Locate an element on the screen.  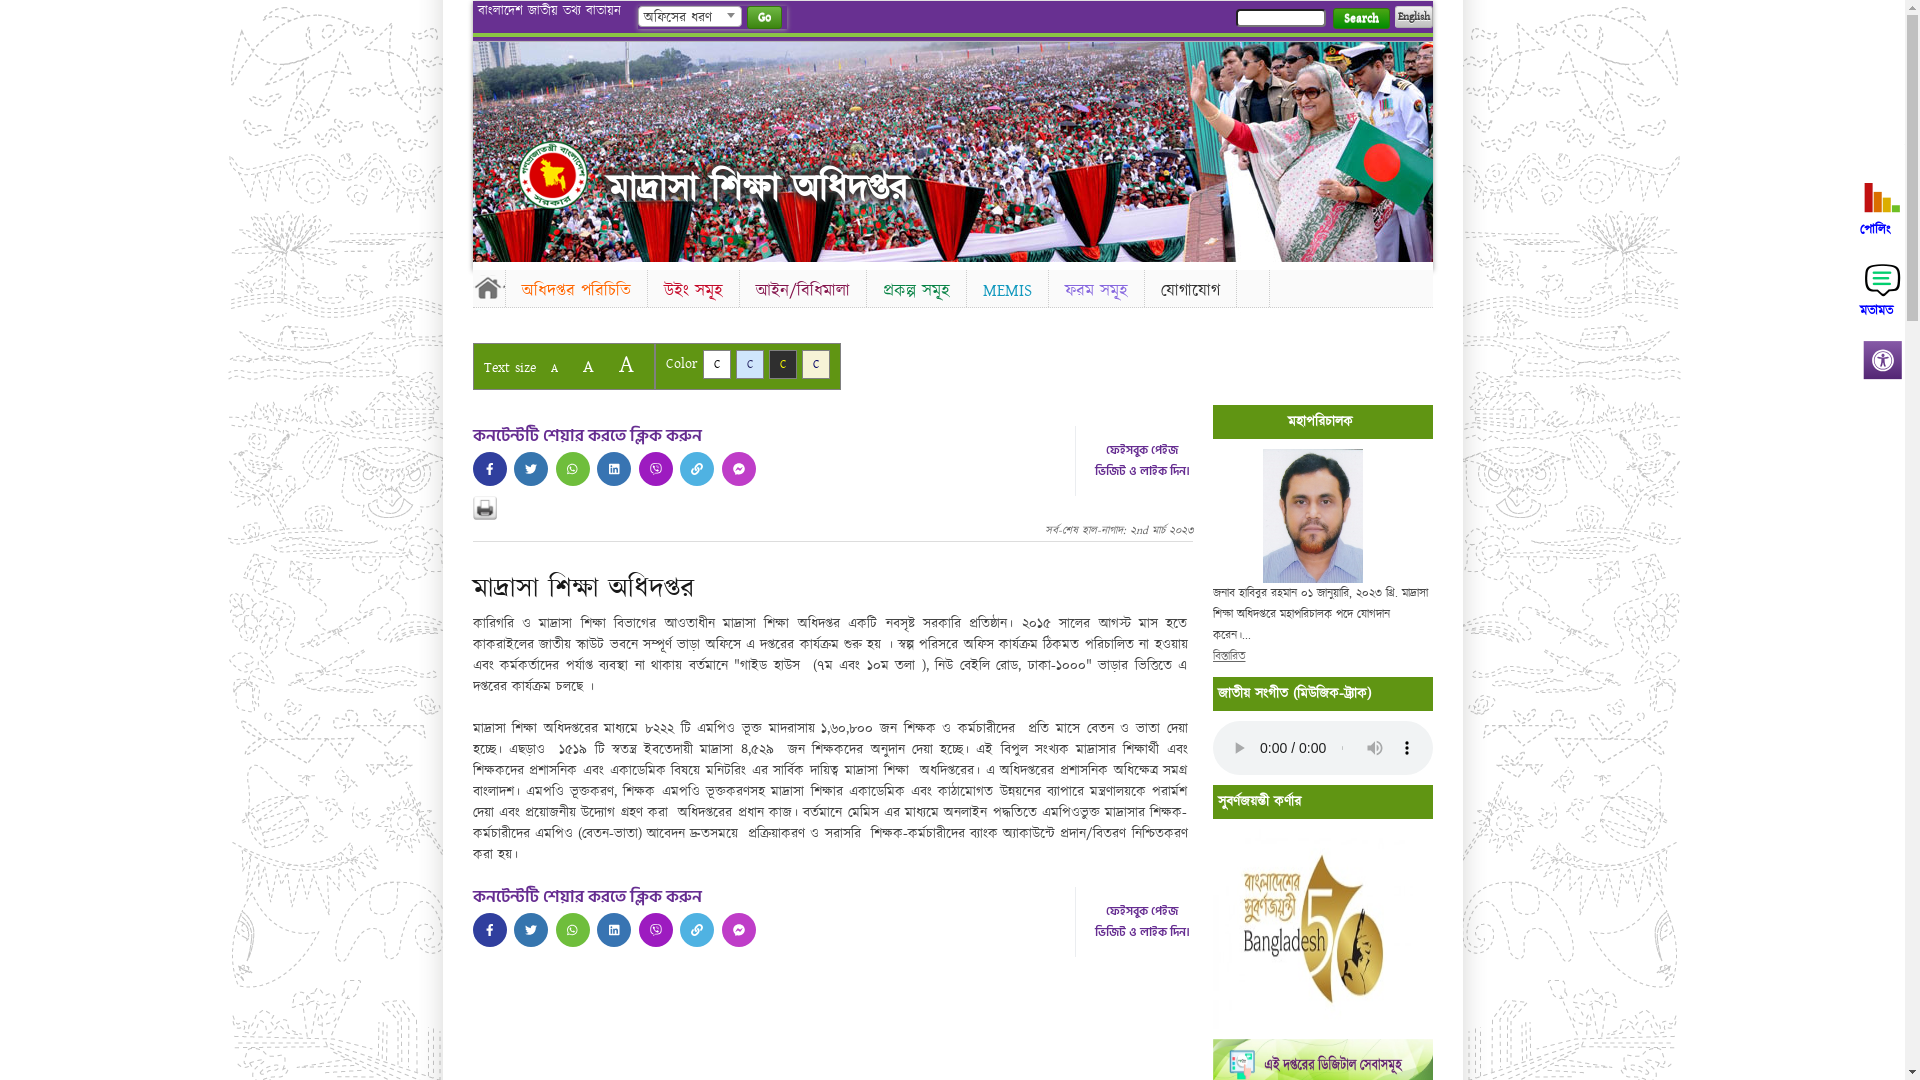
'English' is located at coordinates (1411, 16).